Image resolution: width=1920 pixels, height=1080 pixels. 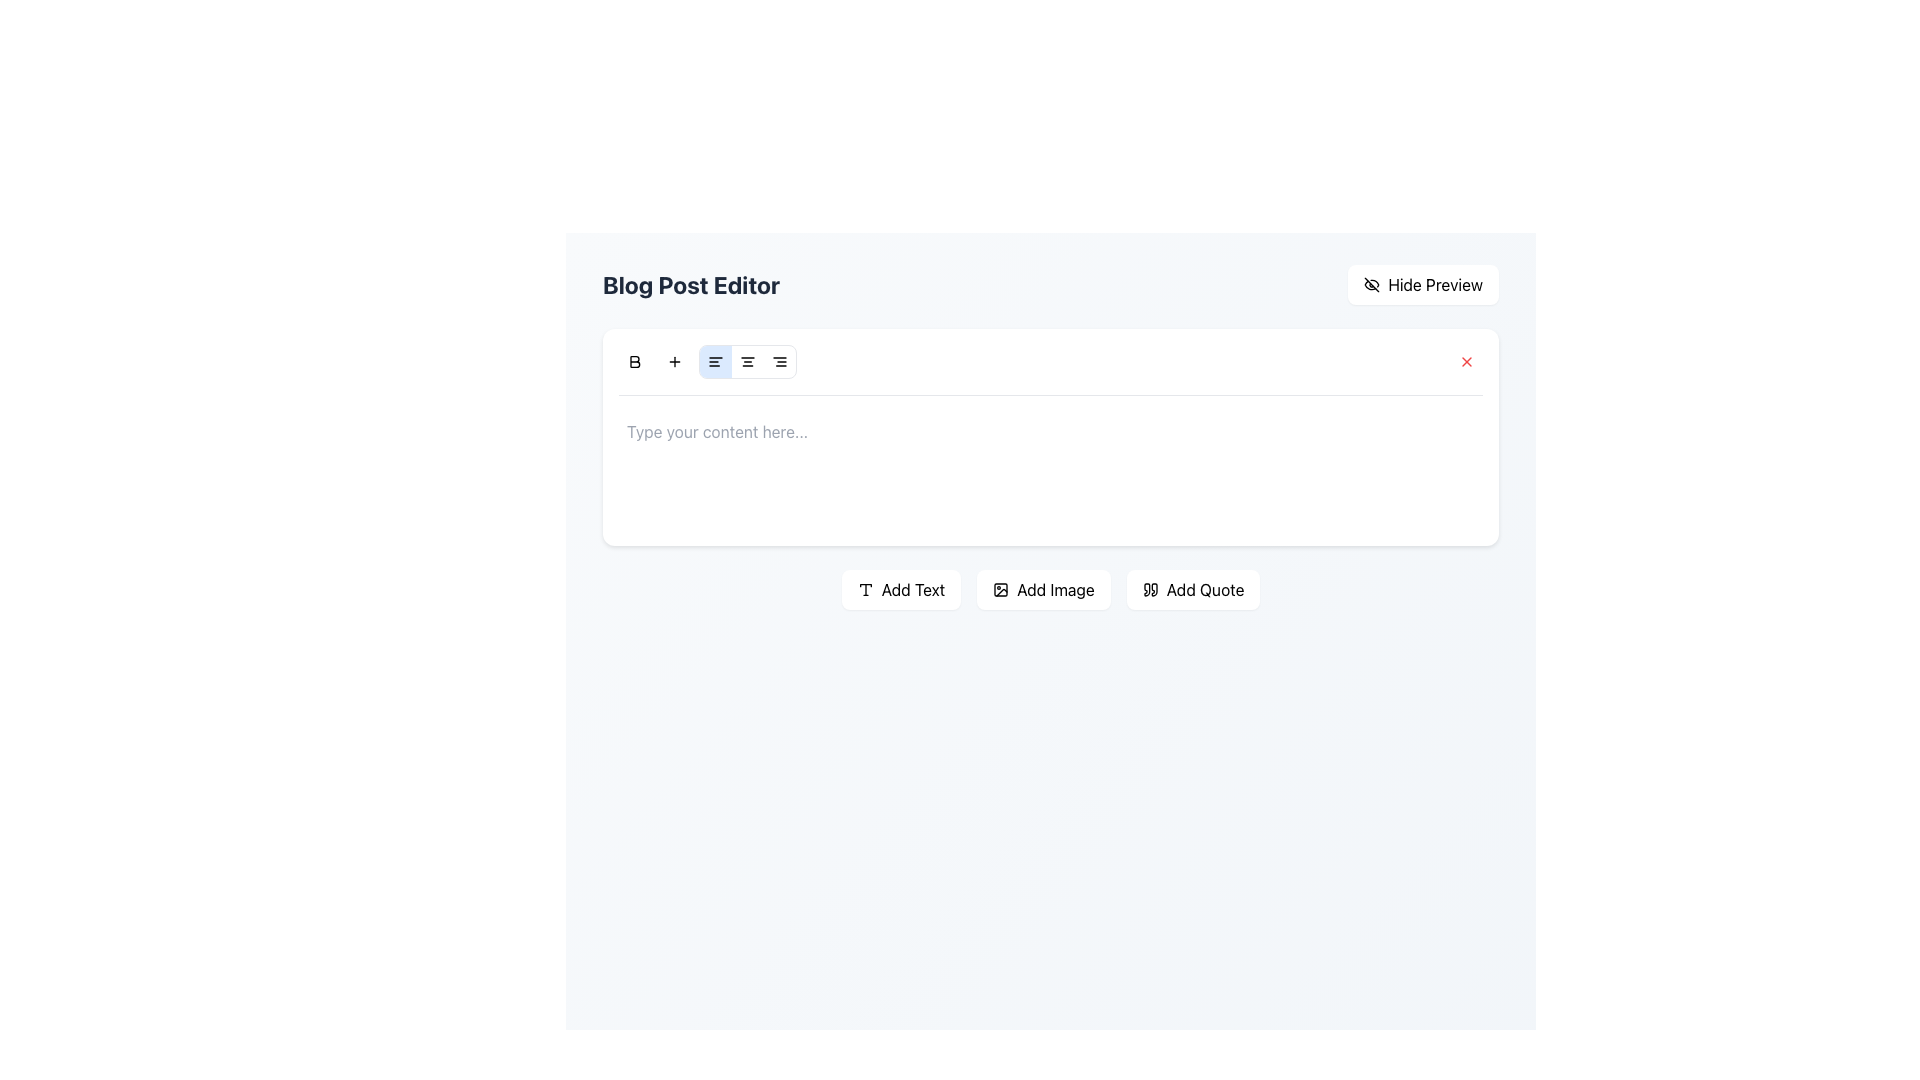 I want to click on the third button in the row at the bottom of the text editor interface, which allows users, so click(x=1193, y=589).